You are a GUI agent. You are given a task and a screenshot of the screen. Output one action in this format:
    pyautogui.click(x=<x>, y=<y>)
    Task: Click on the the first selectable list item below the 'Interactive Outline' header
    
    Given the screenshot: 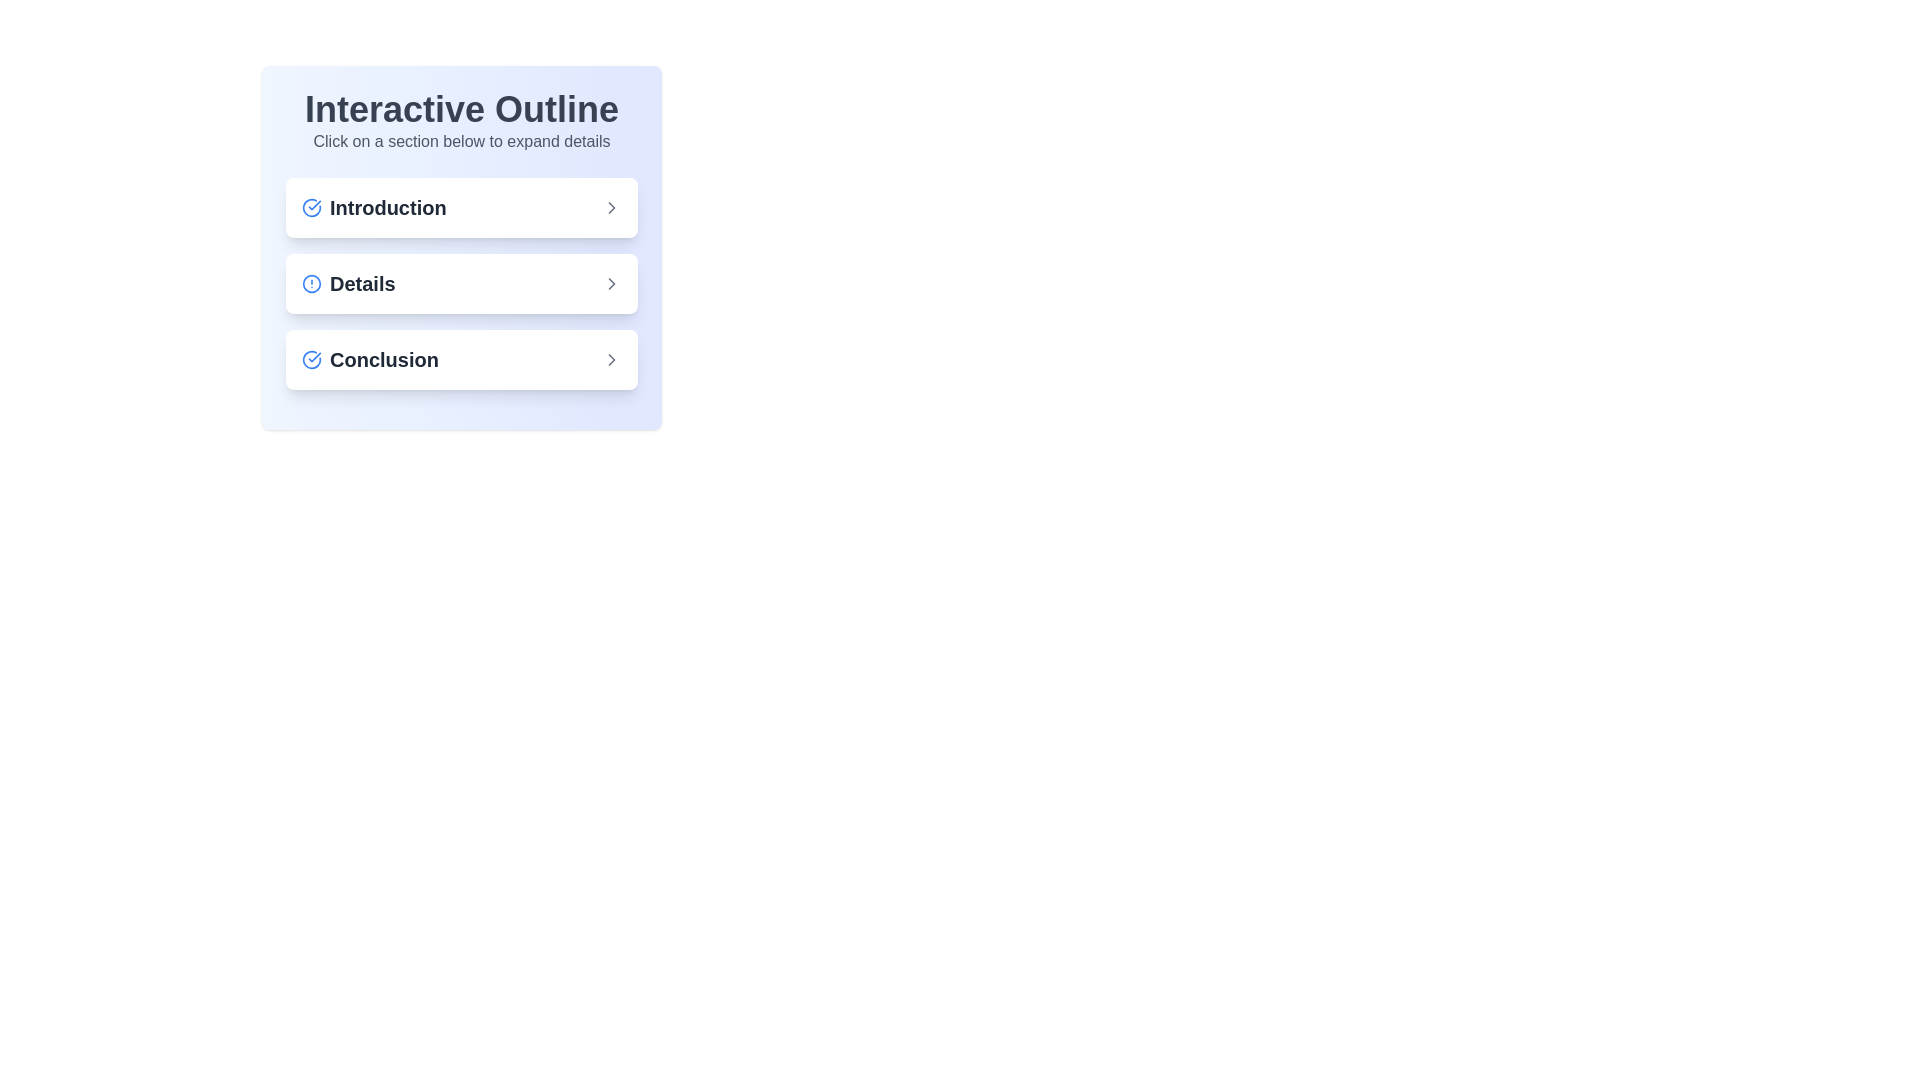 What is the action you would take?
    pyautogui.click(x=374, y=208)
    